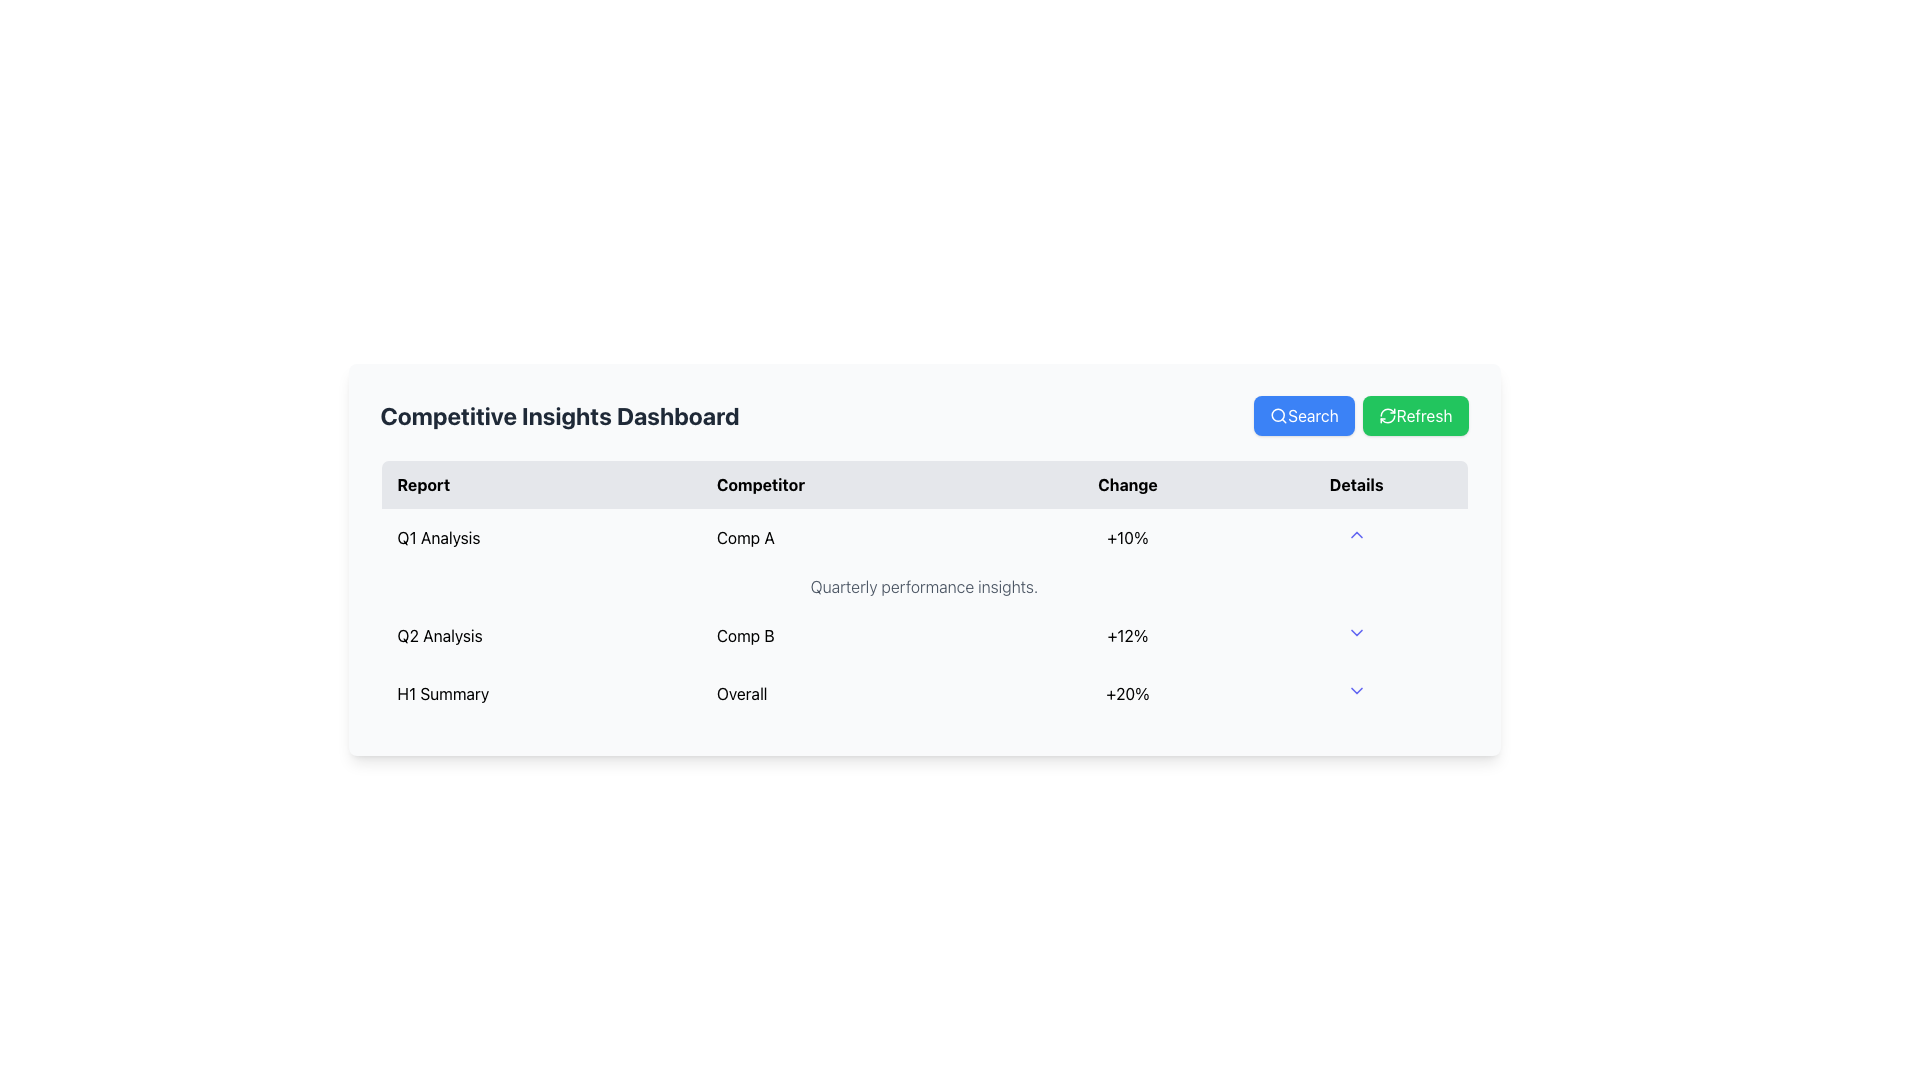 The width and height of the screenshot is (1920, 1080). I want to click on the green 'Refresh' button containing the circular refresh icon with two arrows, located on the right-hand side of the header, so click(1386, 415).